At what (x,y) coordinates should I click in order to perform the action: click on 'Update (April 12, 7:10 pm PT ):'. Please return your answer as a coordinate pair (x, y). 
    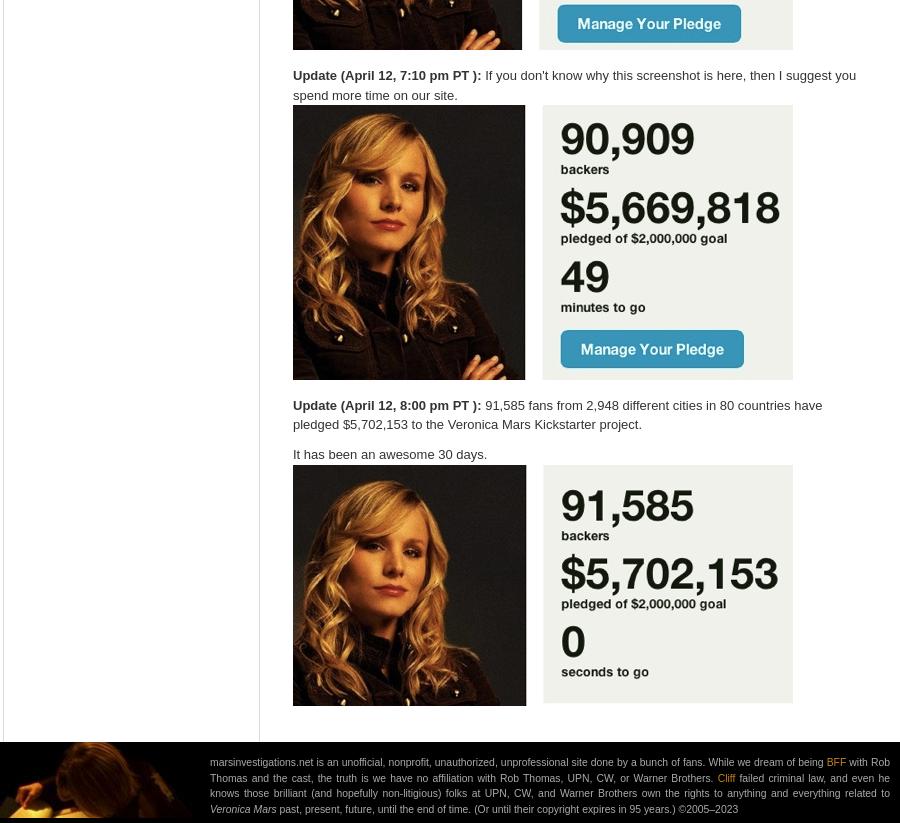
    Looking at the image, I should click on (387, 74).